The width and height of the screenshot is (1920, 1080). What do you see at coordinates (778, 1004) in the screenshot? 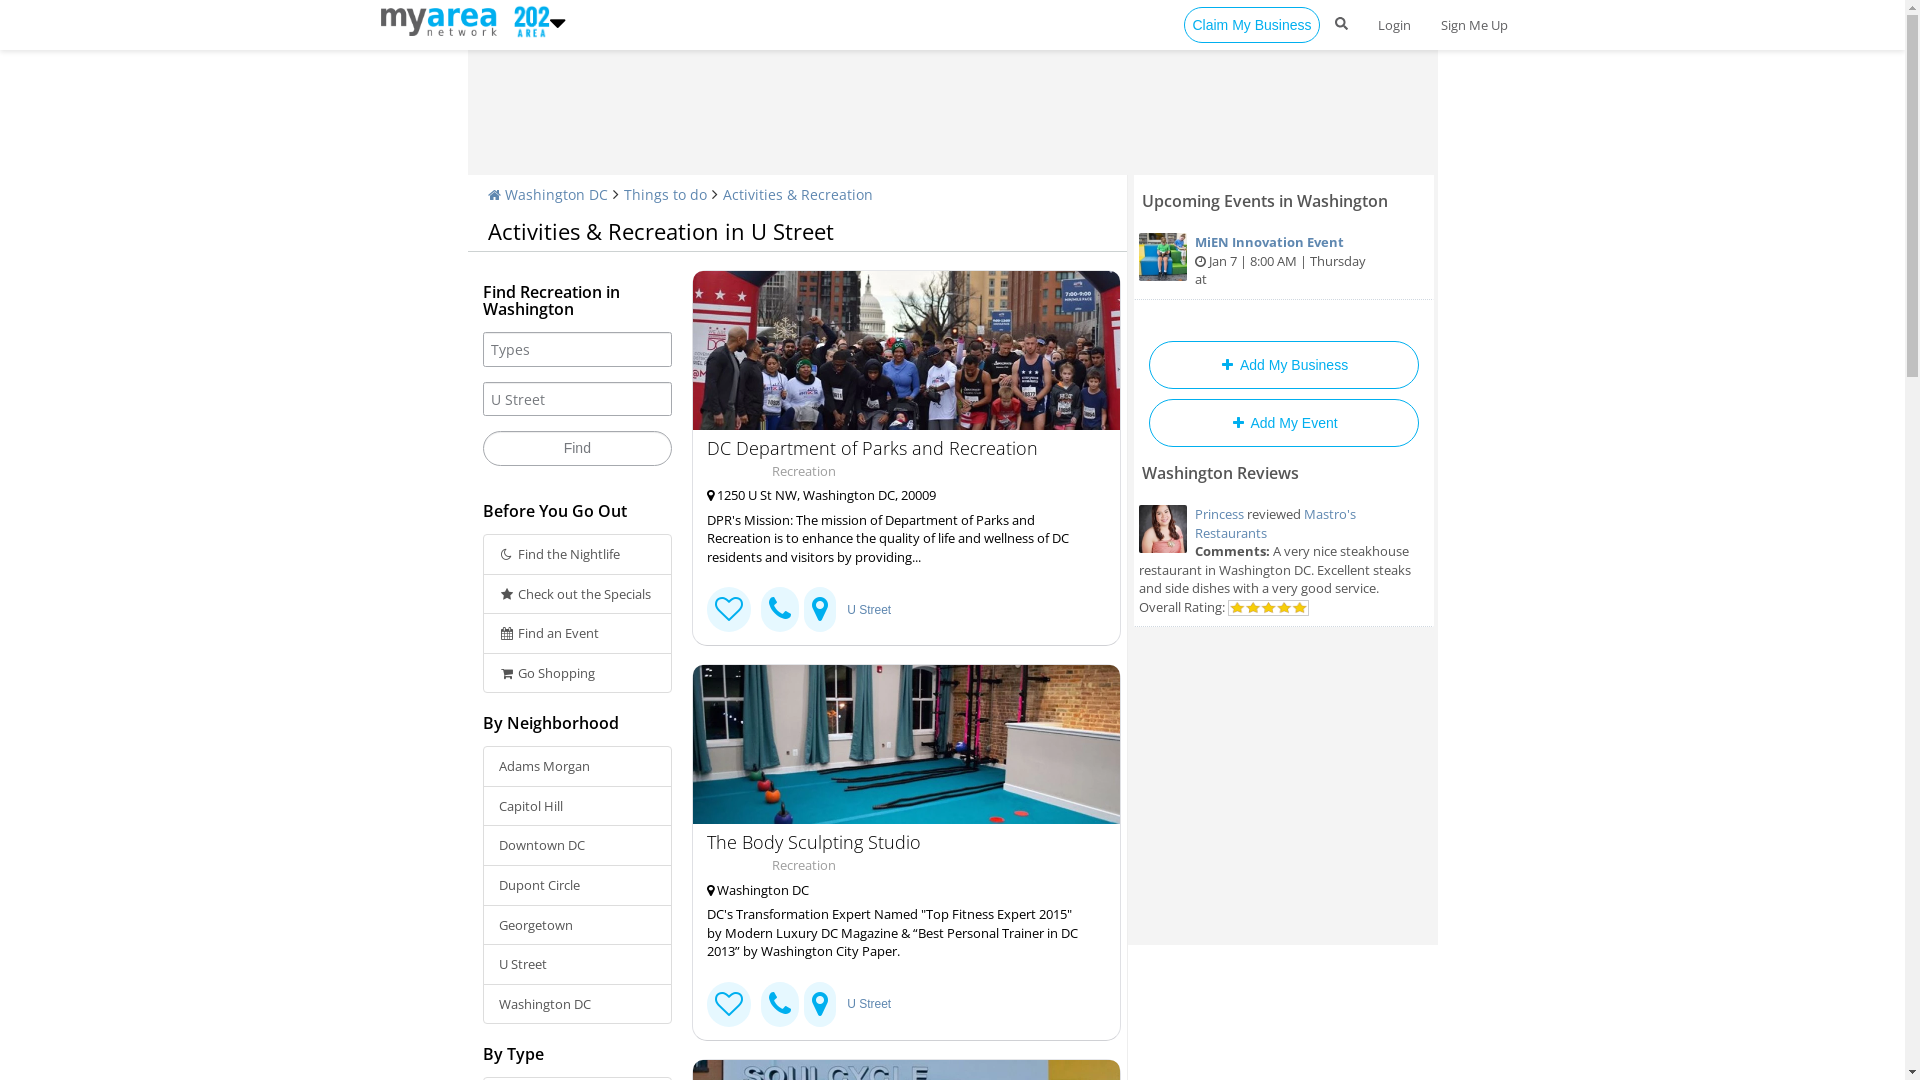
I see `'tel:202888-7221'` at bounding box center [778, 1004].